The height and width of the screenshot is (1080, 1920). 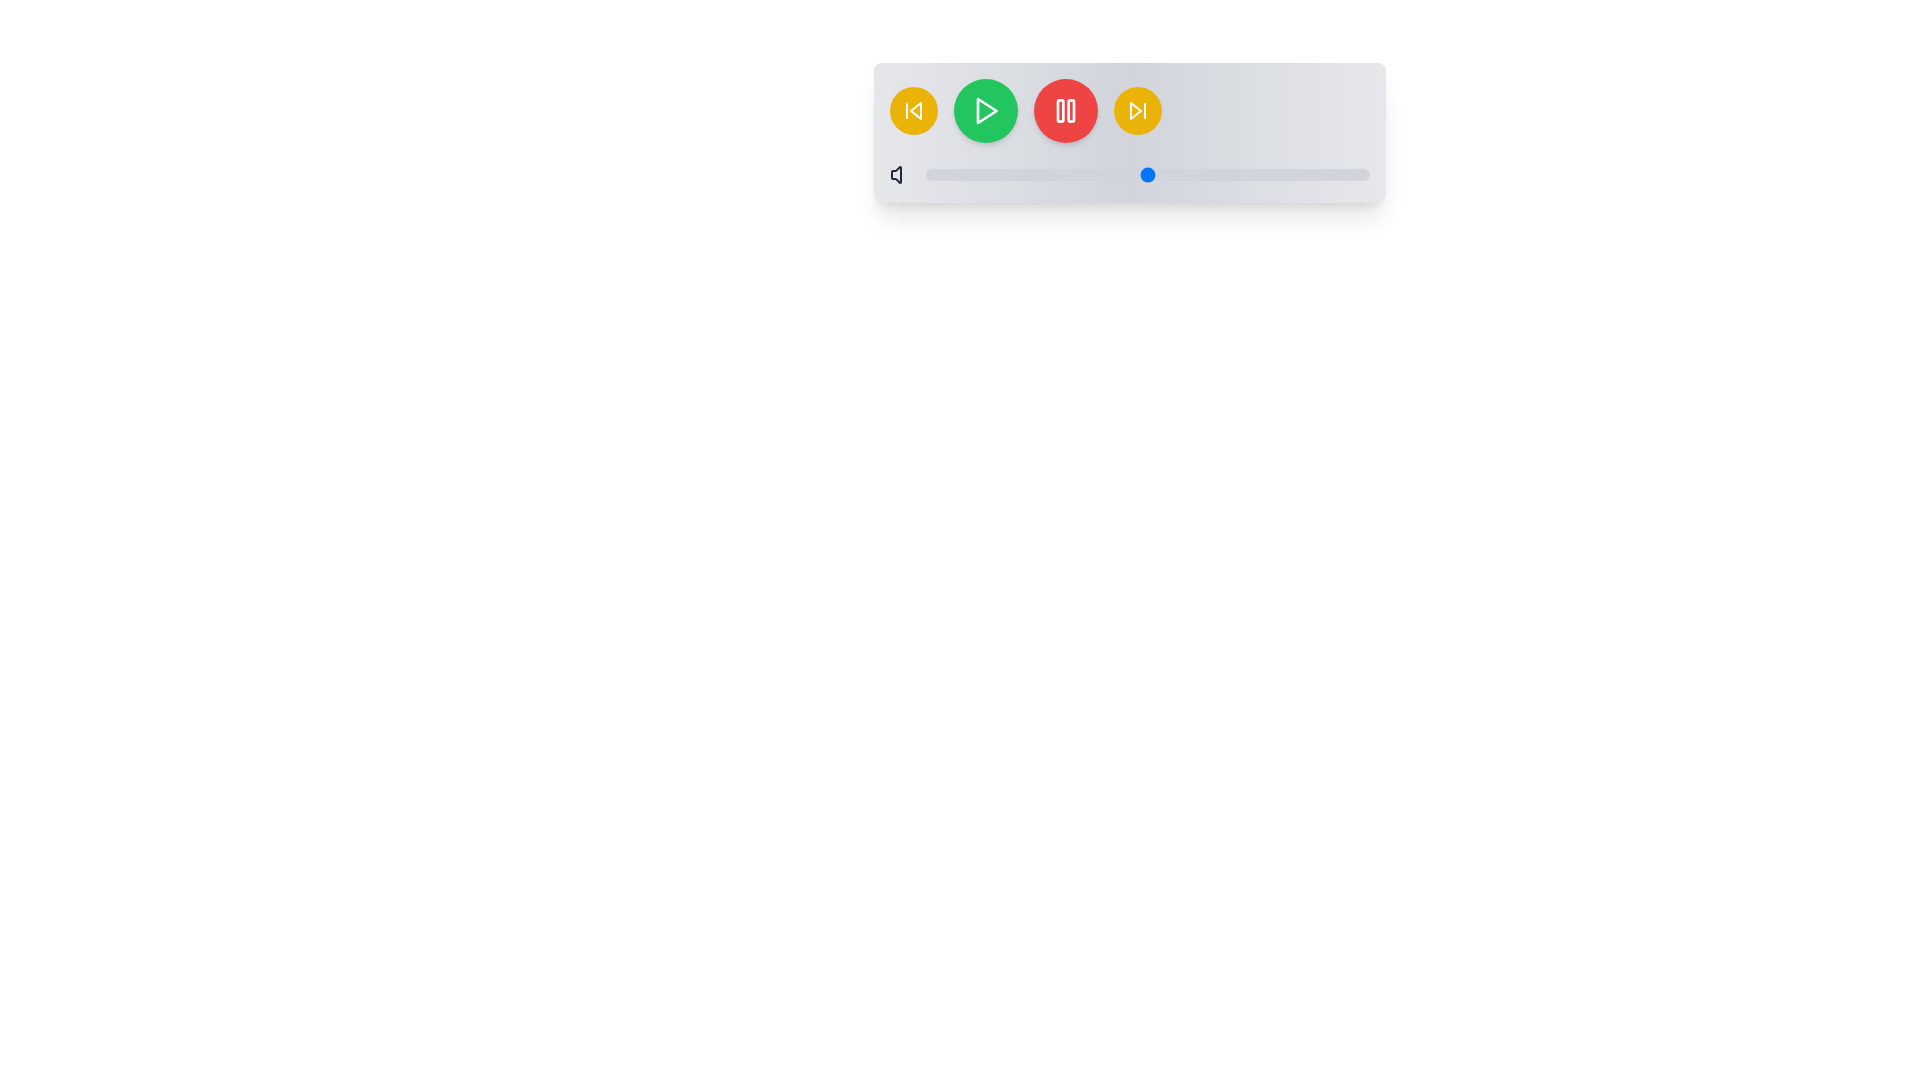 I want to click on the fourth button in the media playback control interface, so click(x=1129, y=111).